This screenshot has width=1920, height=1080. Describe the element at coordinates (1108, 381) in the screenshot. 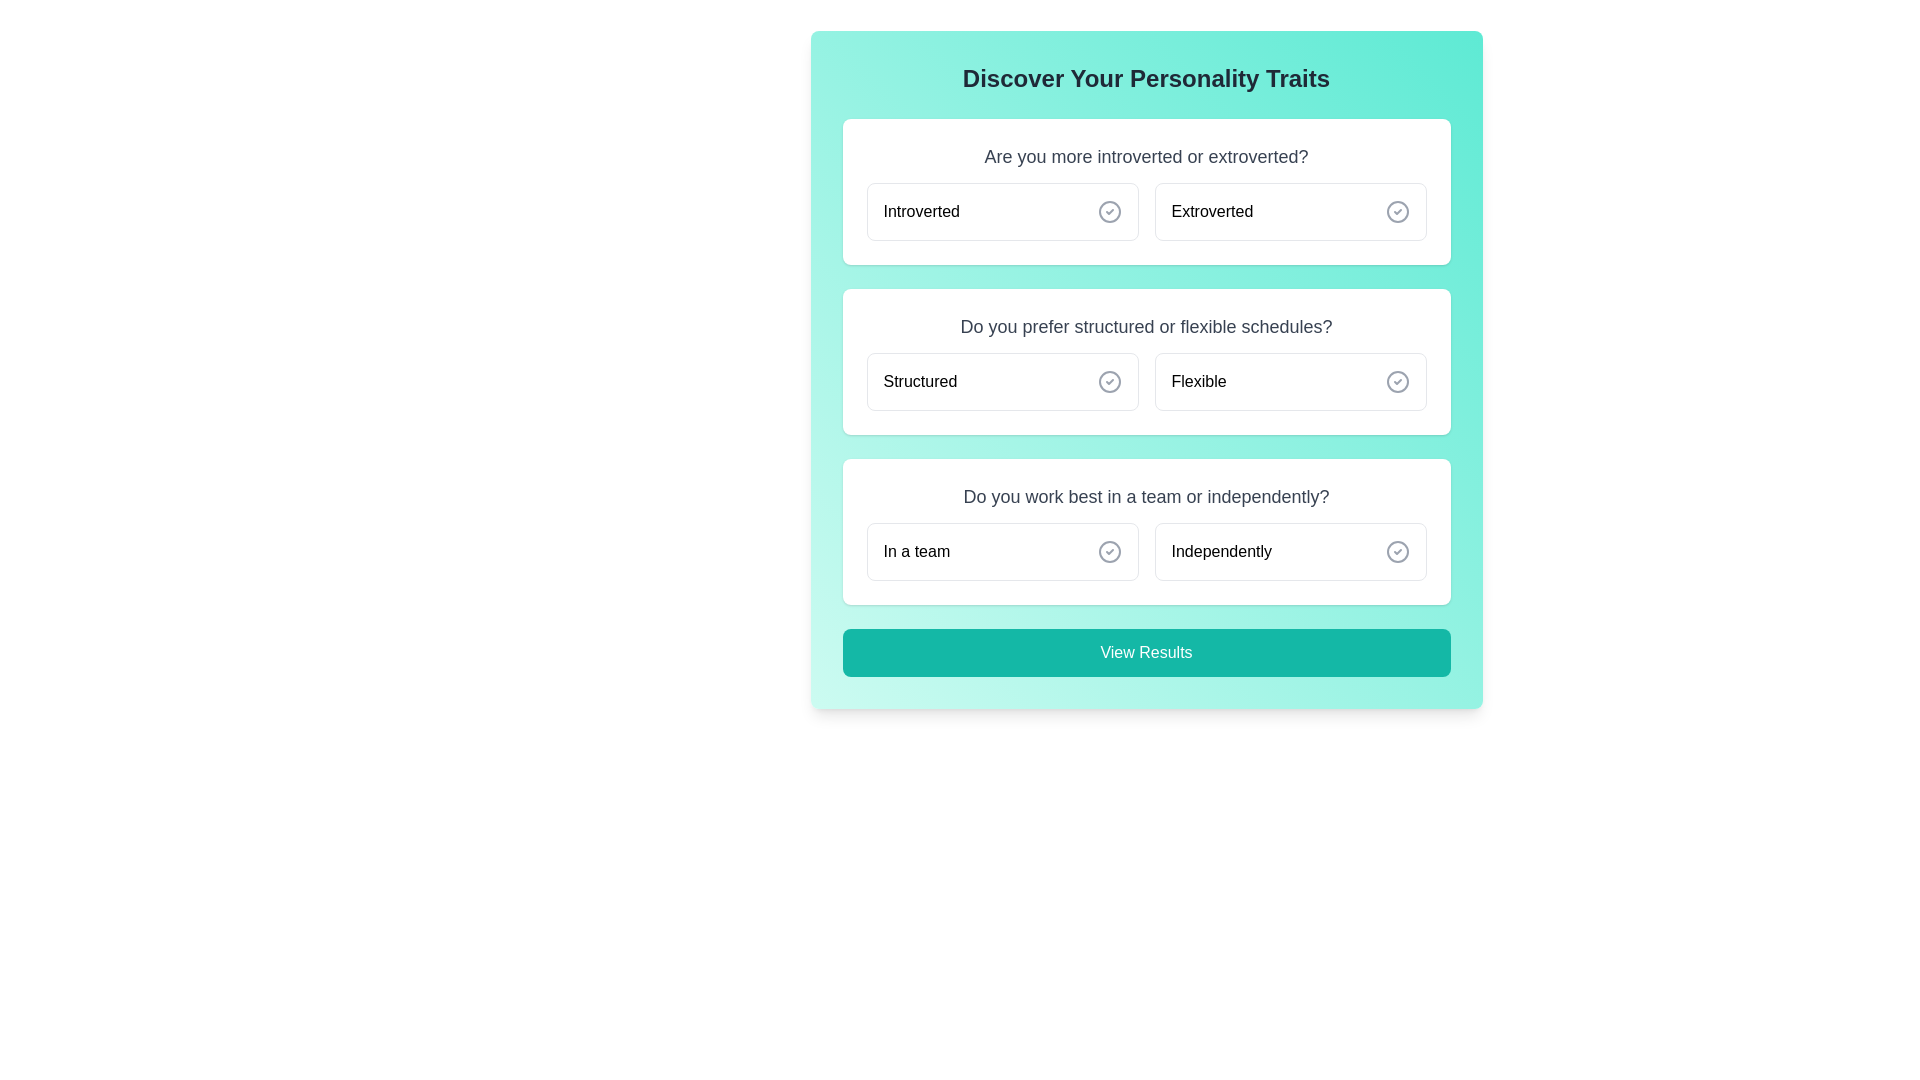

I see `the Circle graphic or icon adjacent to the 'Structured' label in the question section of the form` at that location.